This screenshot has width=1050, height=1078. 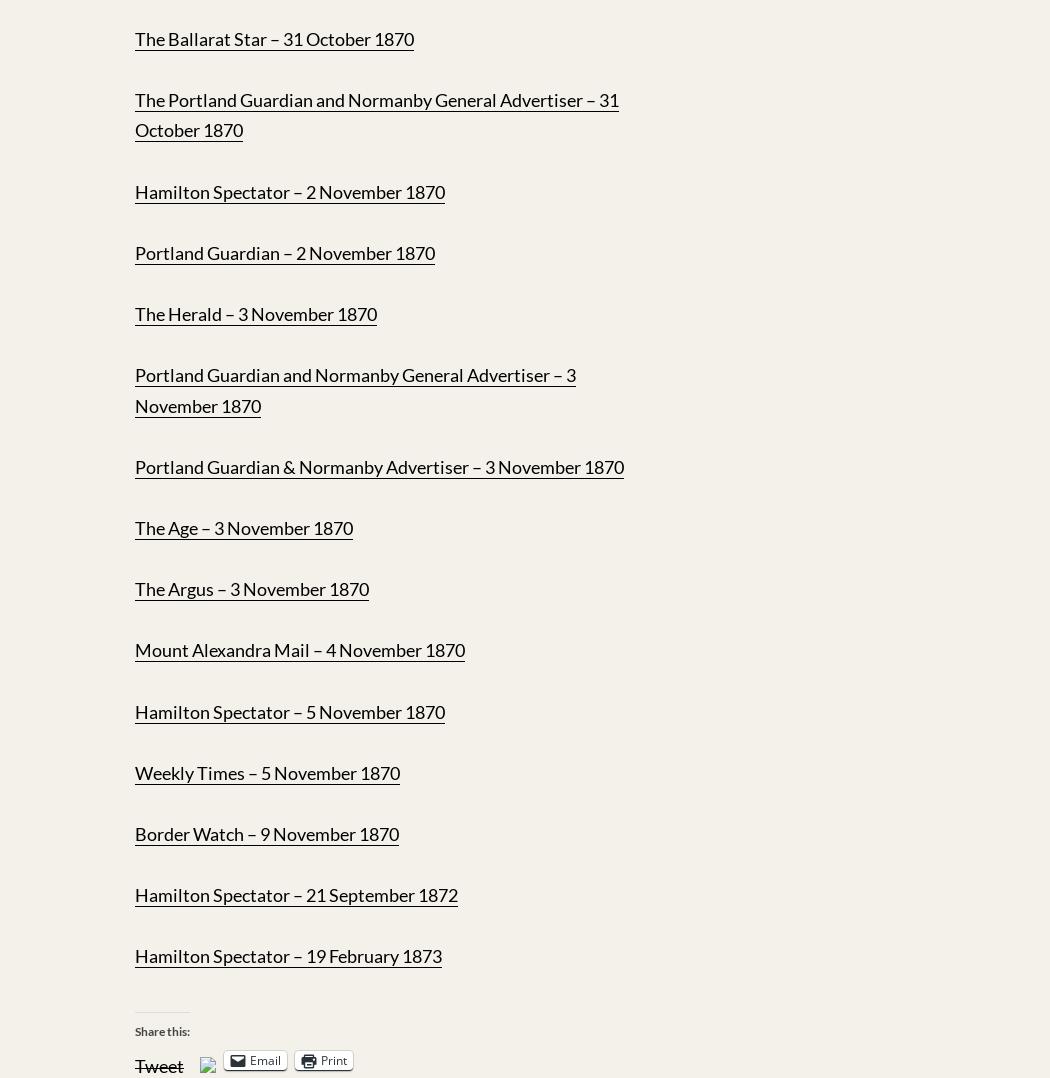 What do you see at coordinates (289, 190) in the screenshot?
I see `'Hamilton Spectator – 2 November 1870'` at bounding box center [289, 190].